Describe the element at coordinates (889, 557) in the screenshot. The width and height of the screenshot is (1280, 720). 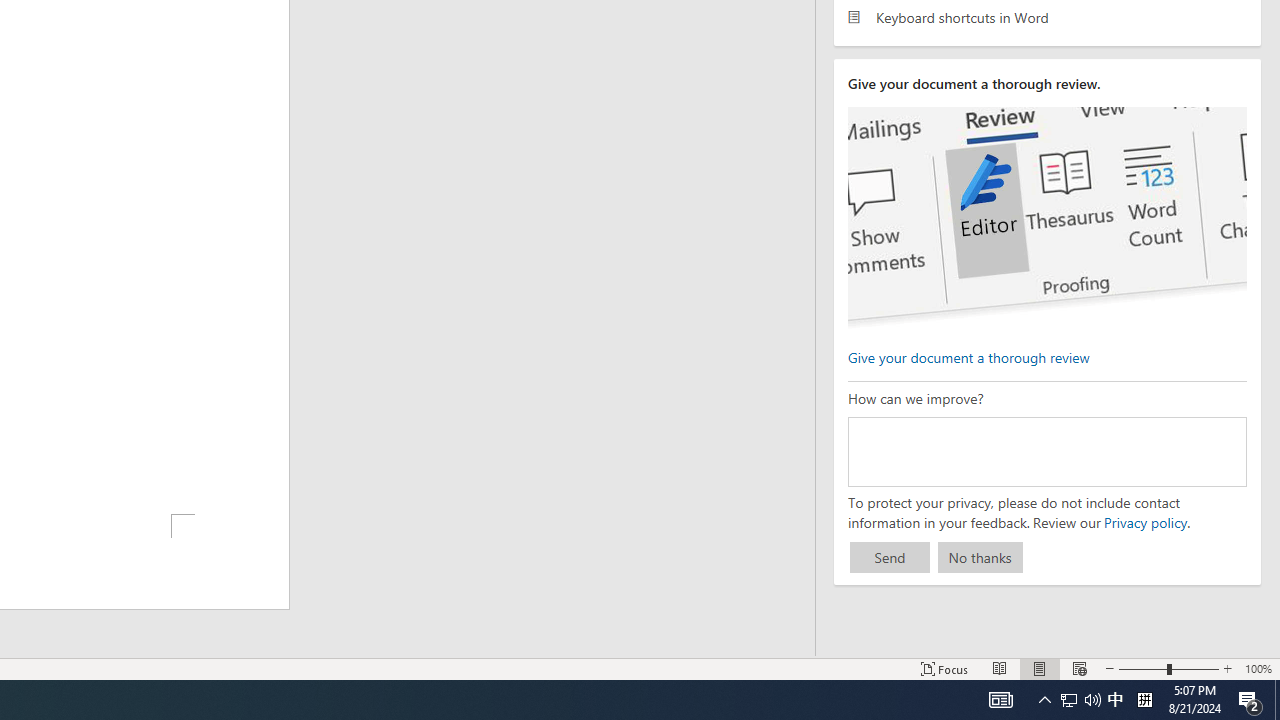
I see `'Send'` at that location.